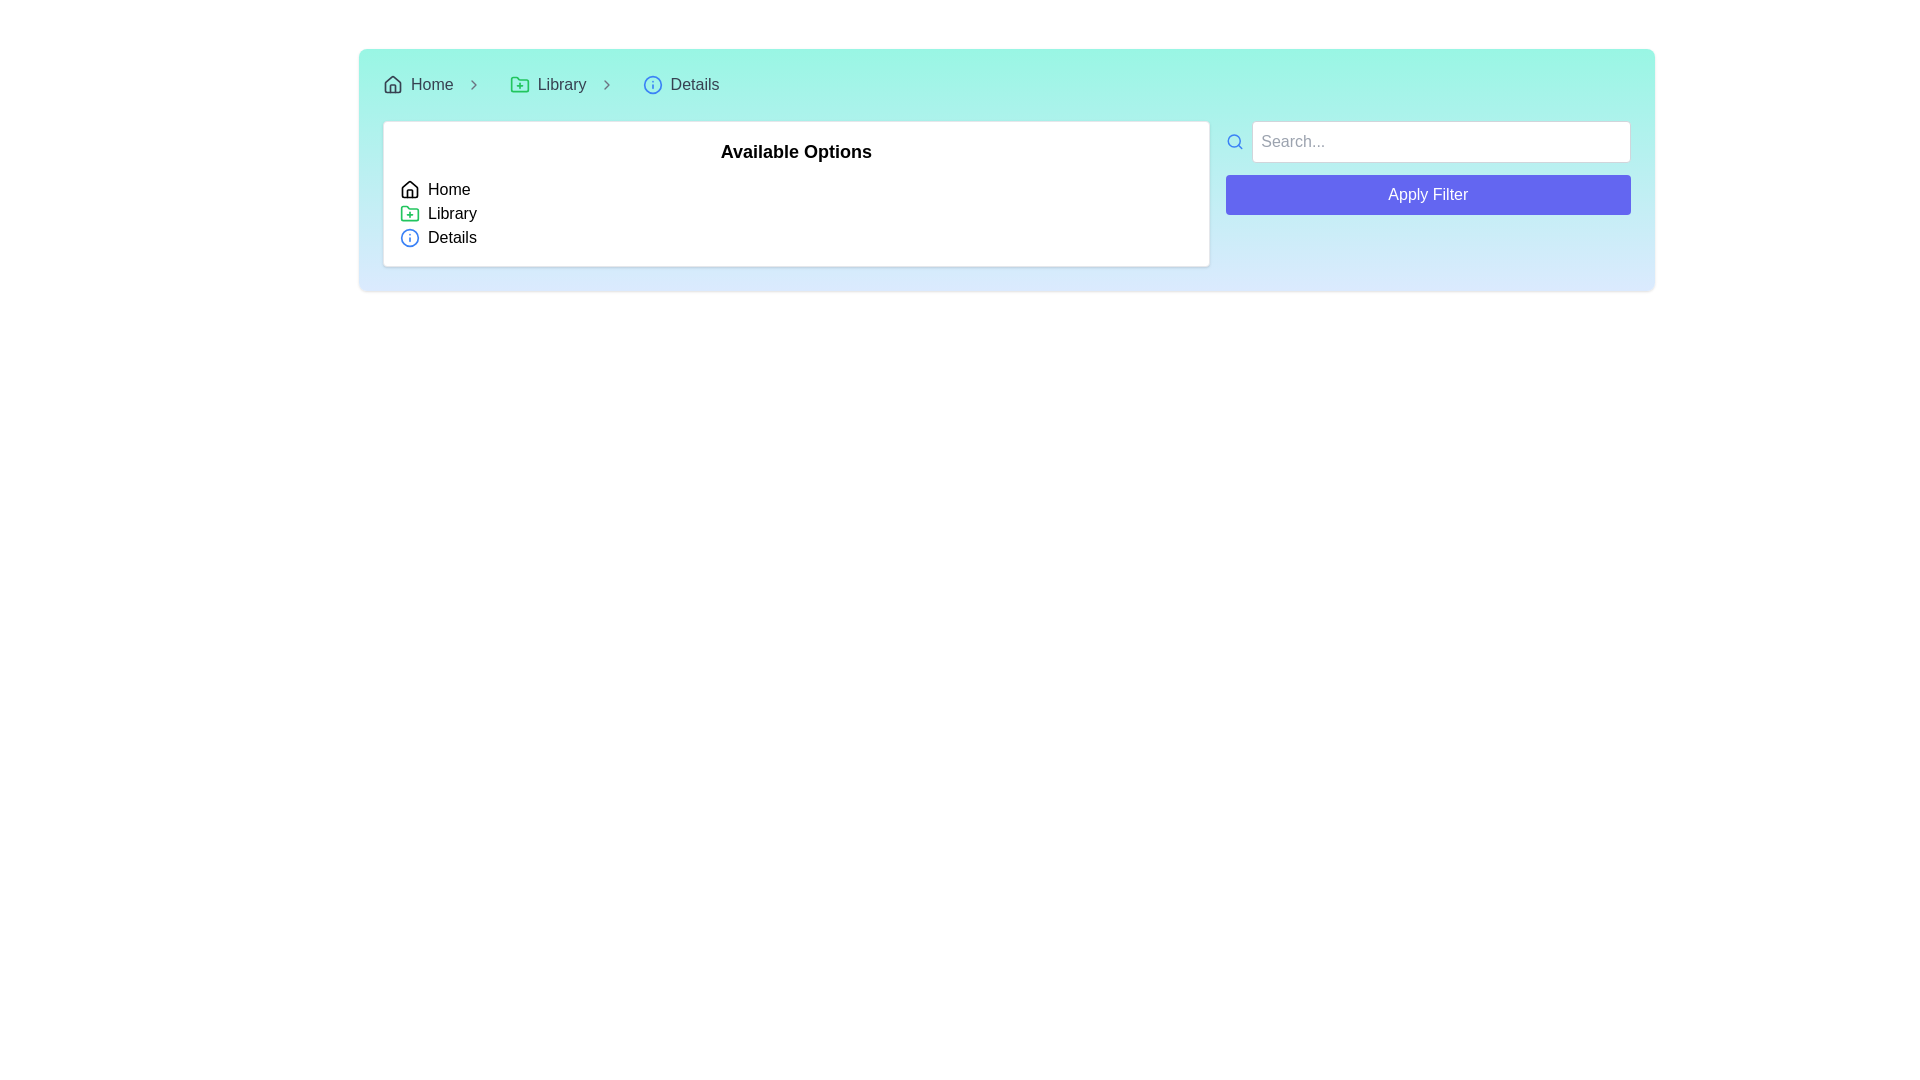 This screenshot has width=1920, height=1080. Describe the element at coordinates (1233, 140) in the screenshot. I see `the decorative circular element representing the lens part of the magnifying glass icon located to the left of the search input field in the top bar of the interface` at that location.